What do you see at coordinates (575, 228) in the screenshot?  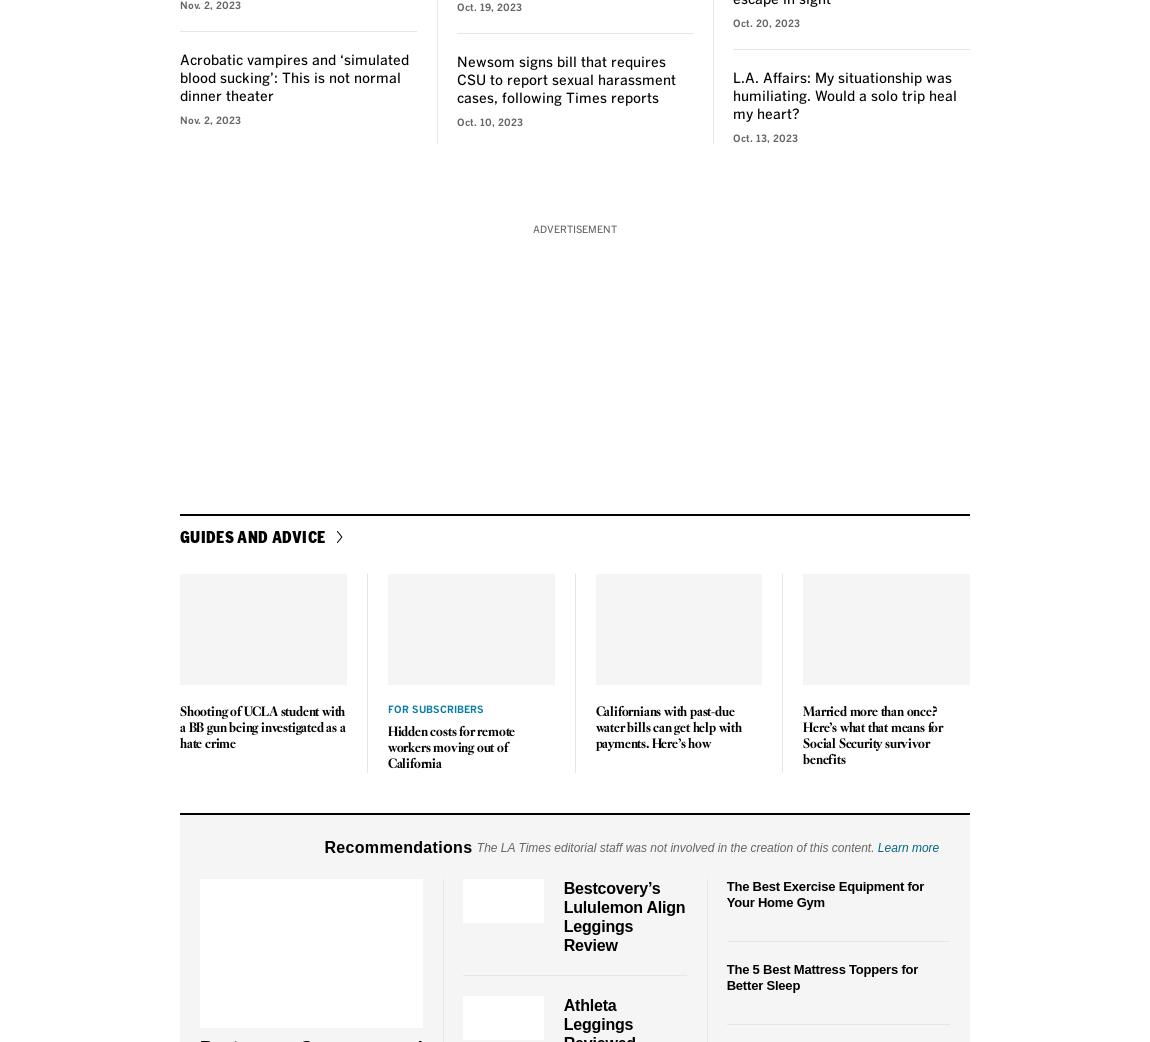 I see `'Advertisement'` at bounding box center [575, 228].